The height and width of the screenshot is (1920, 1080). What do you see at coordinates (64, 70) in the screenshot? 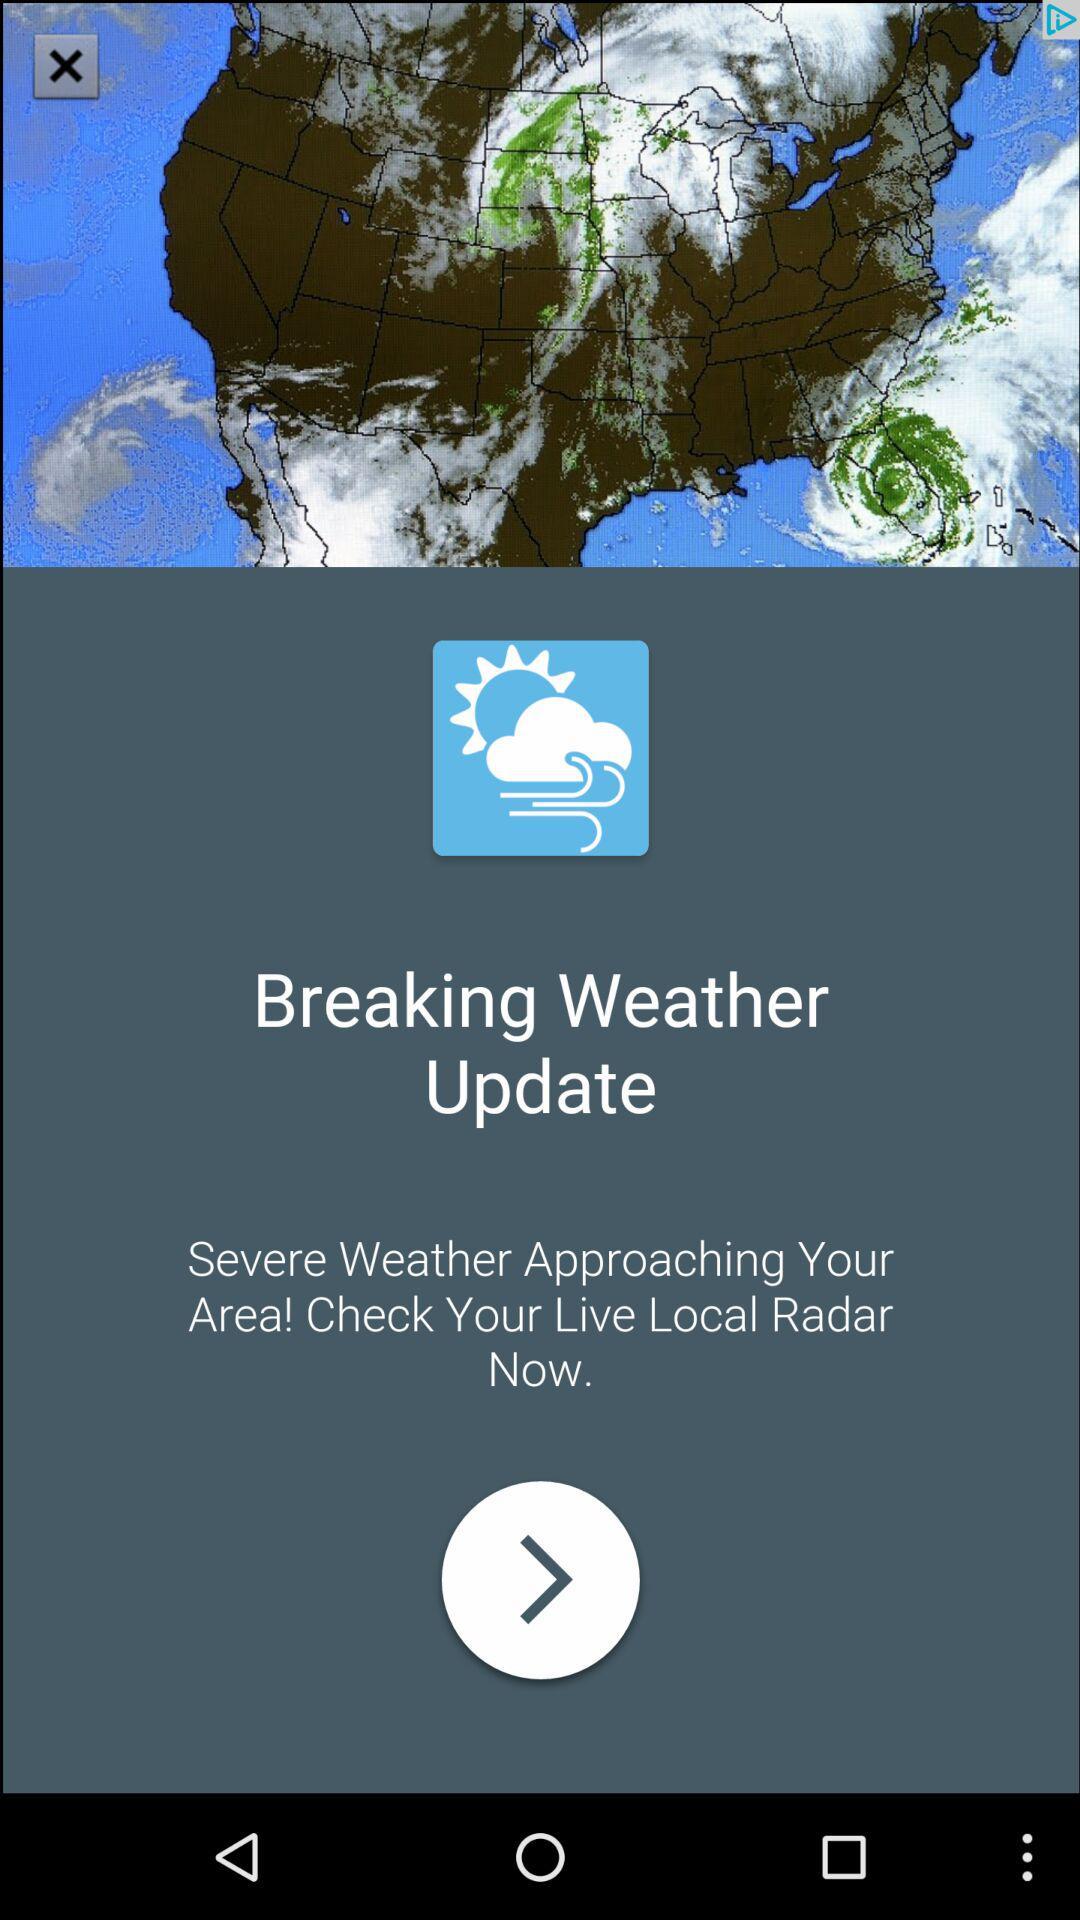
I see `the close icon` at bounding box center [64, 70].